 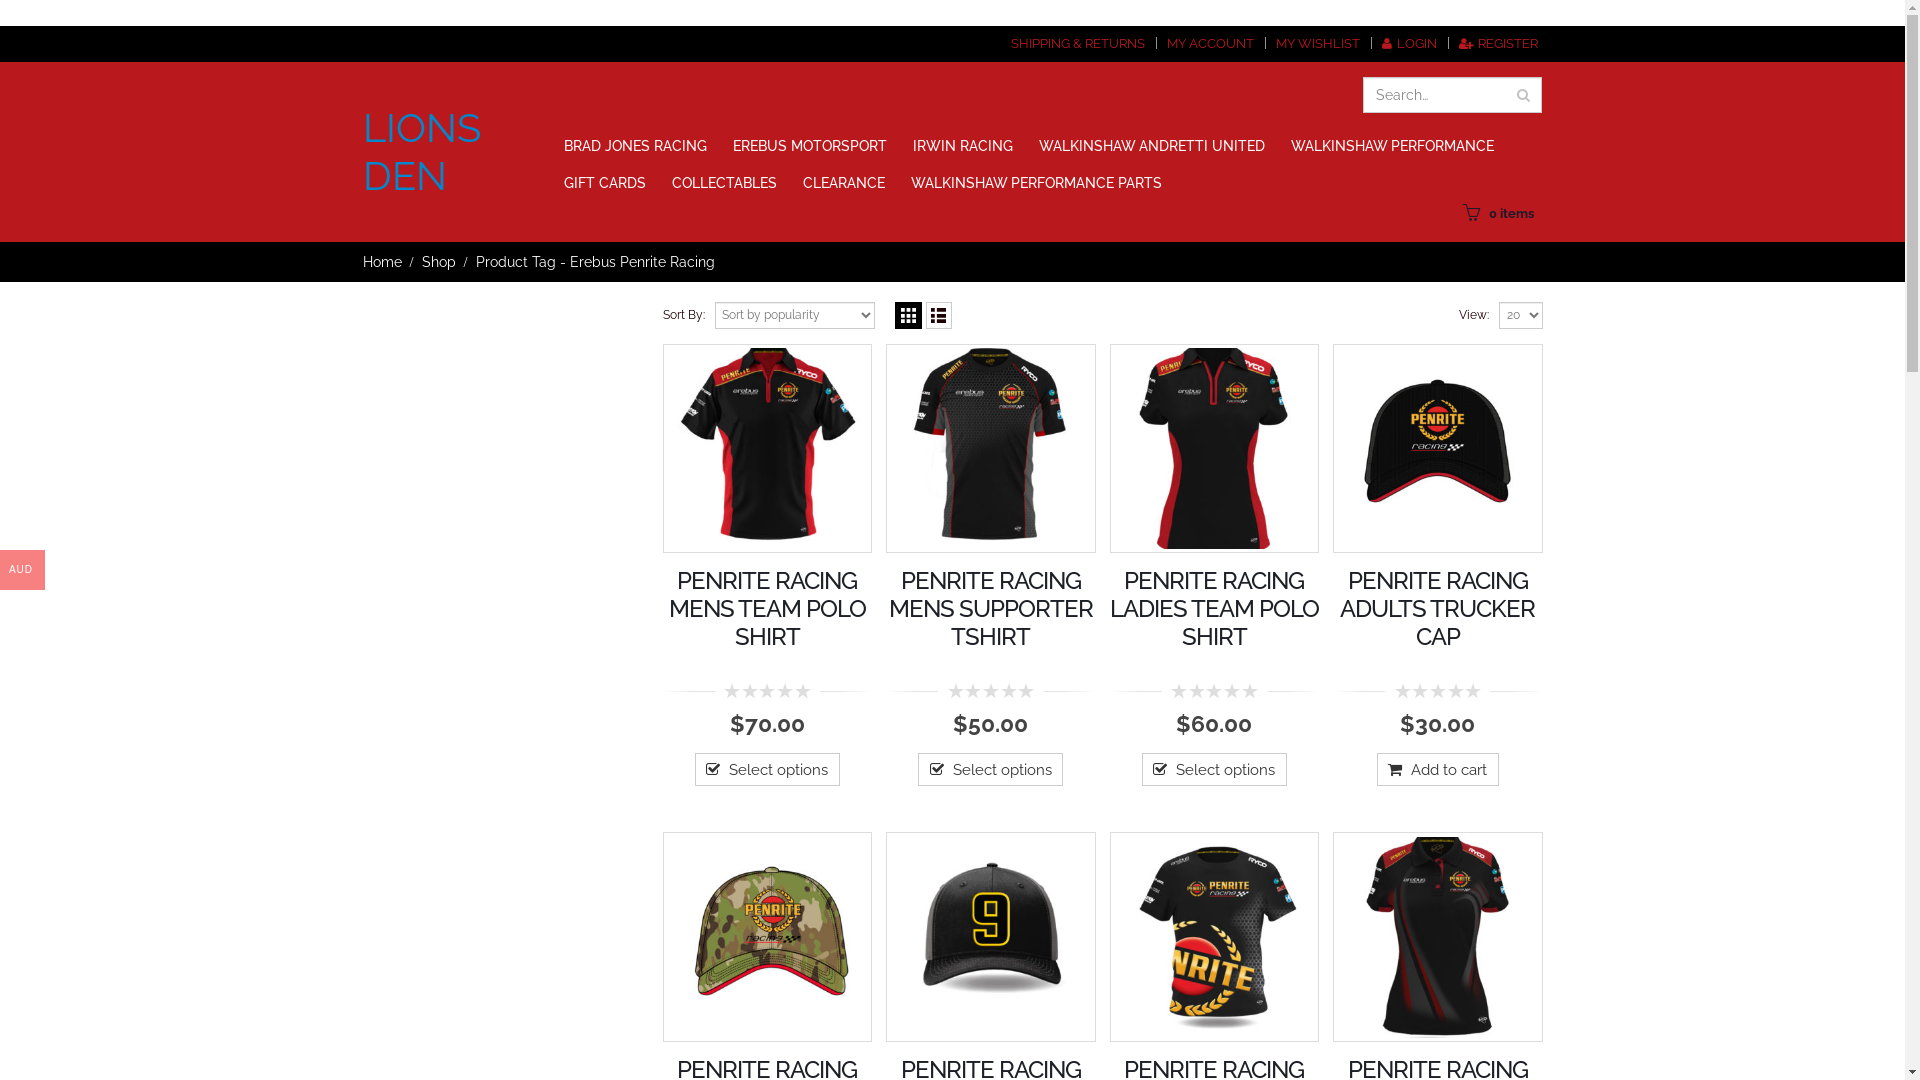 I want to click on 'List View', so click(x=938, y=315).